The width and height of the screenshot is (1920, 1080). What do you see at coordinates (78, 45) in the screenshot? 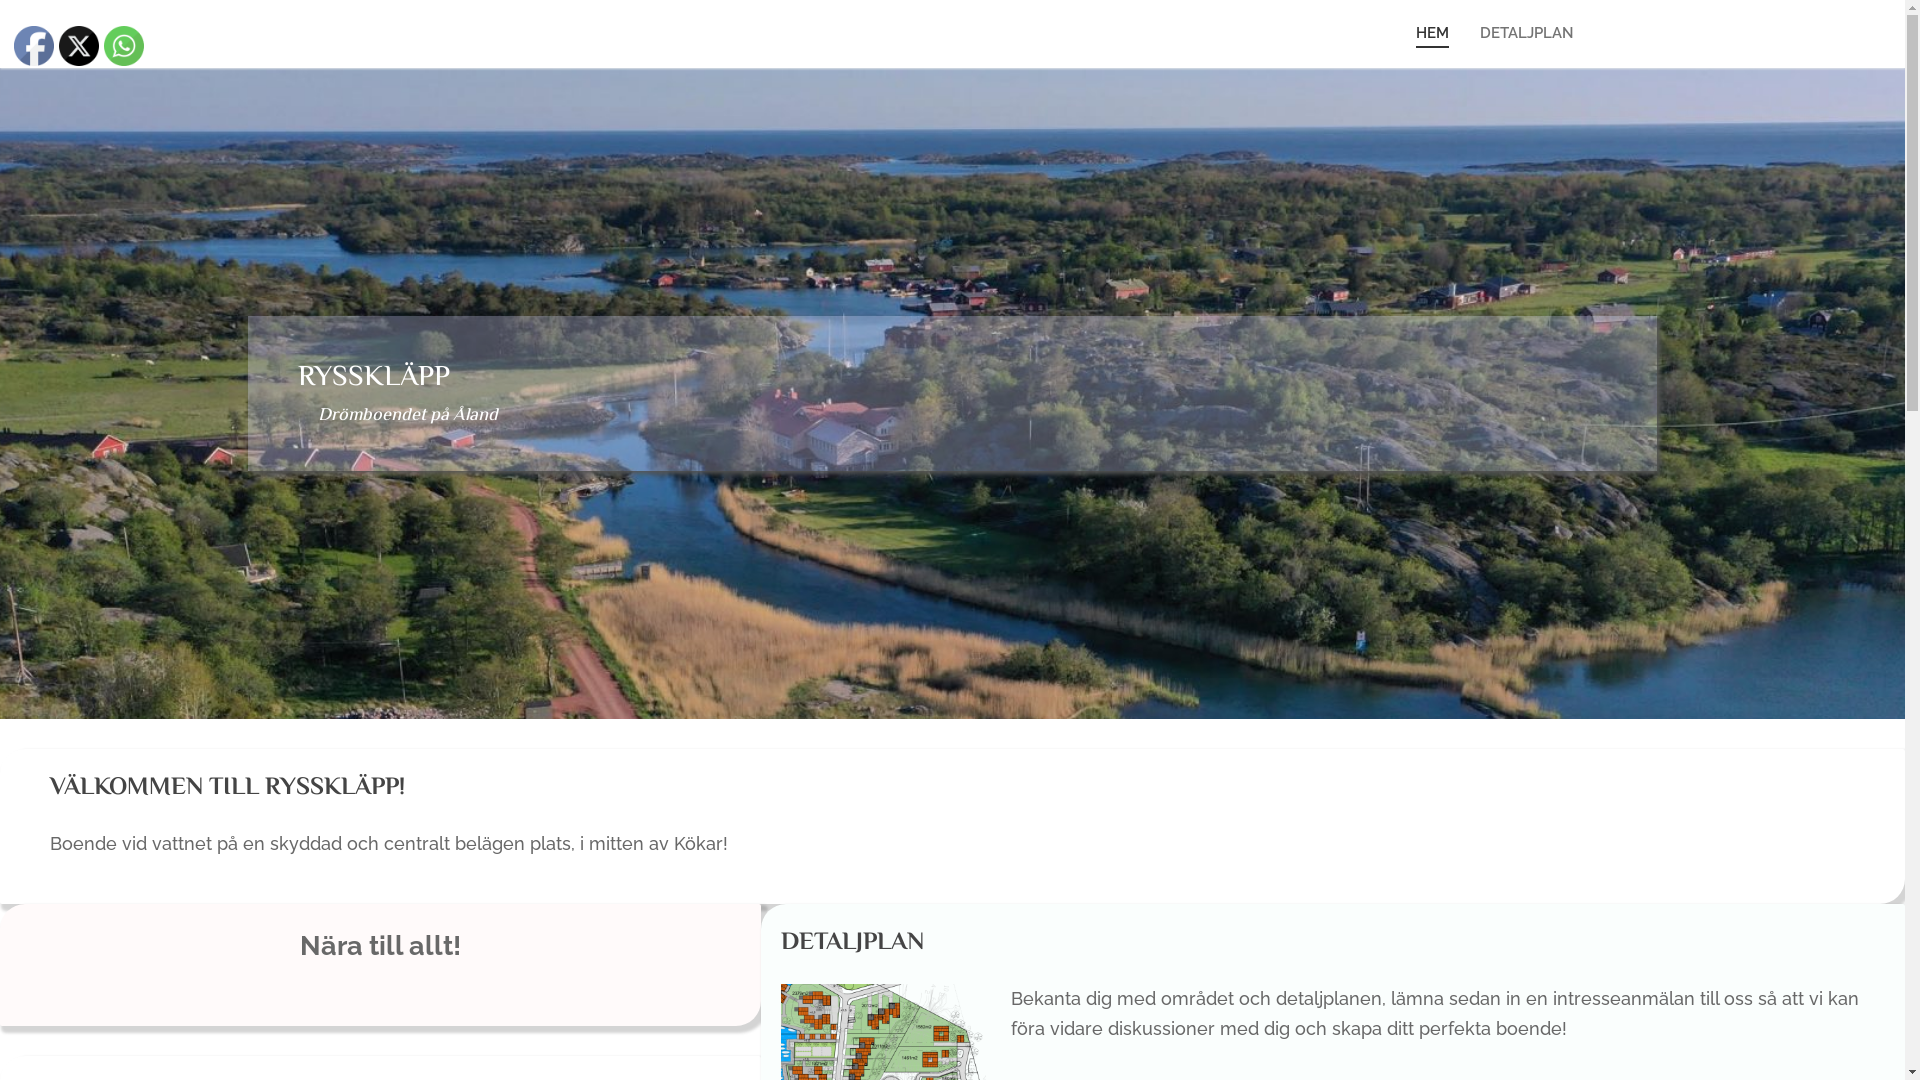
I see `'Twitter'` at bounding box center [78, 45].